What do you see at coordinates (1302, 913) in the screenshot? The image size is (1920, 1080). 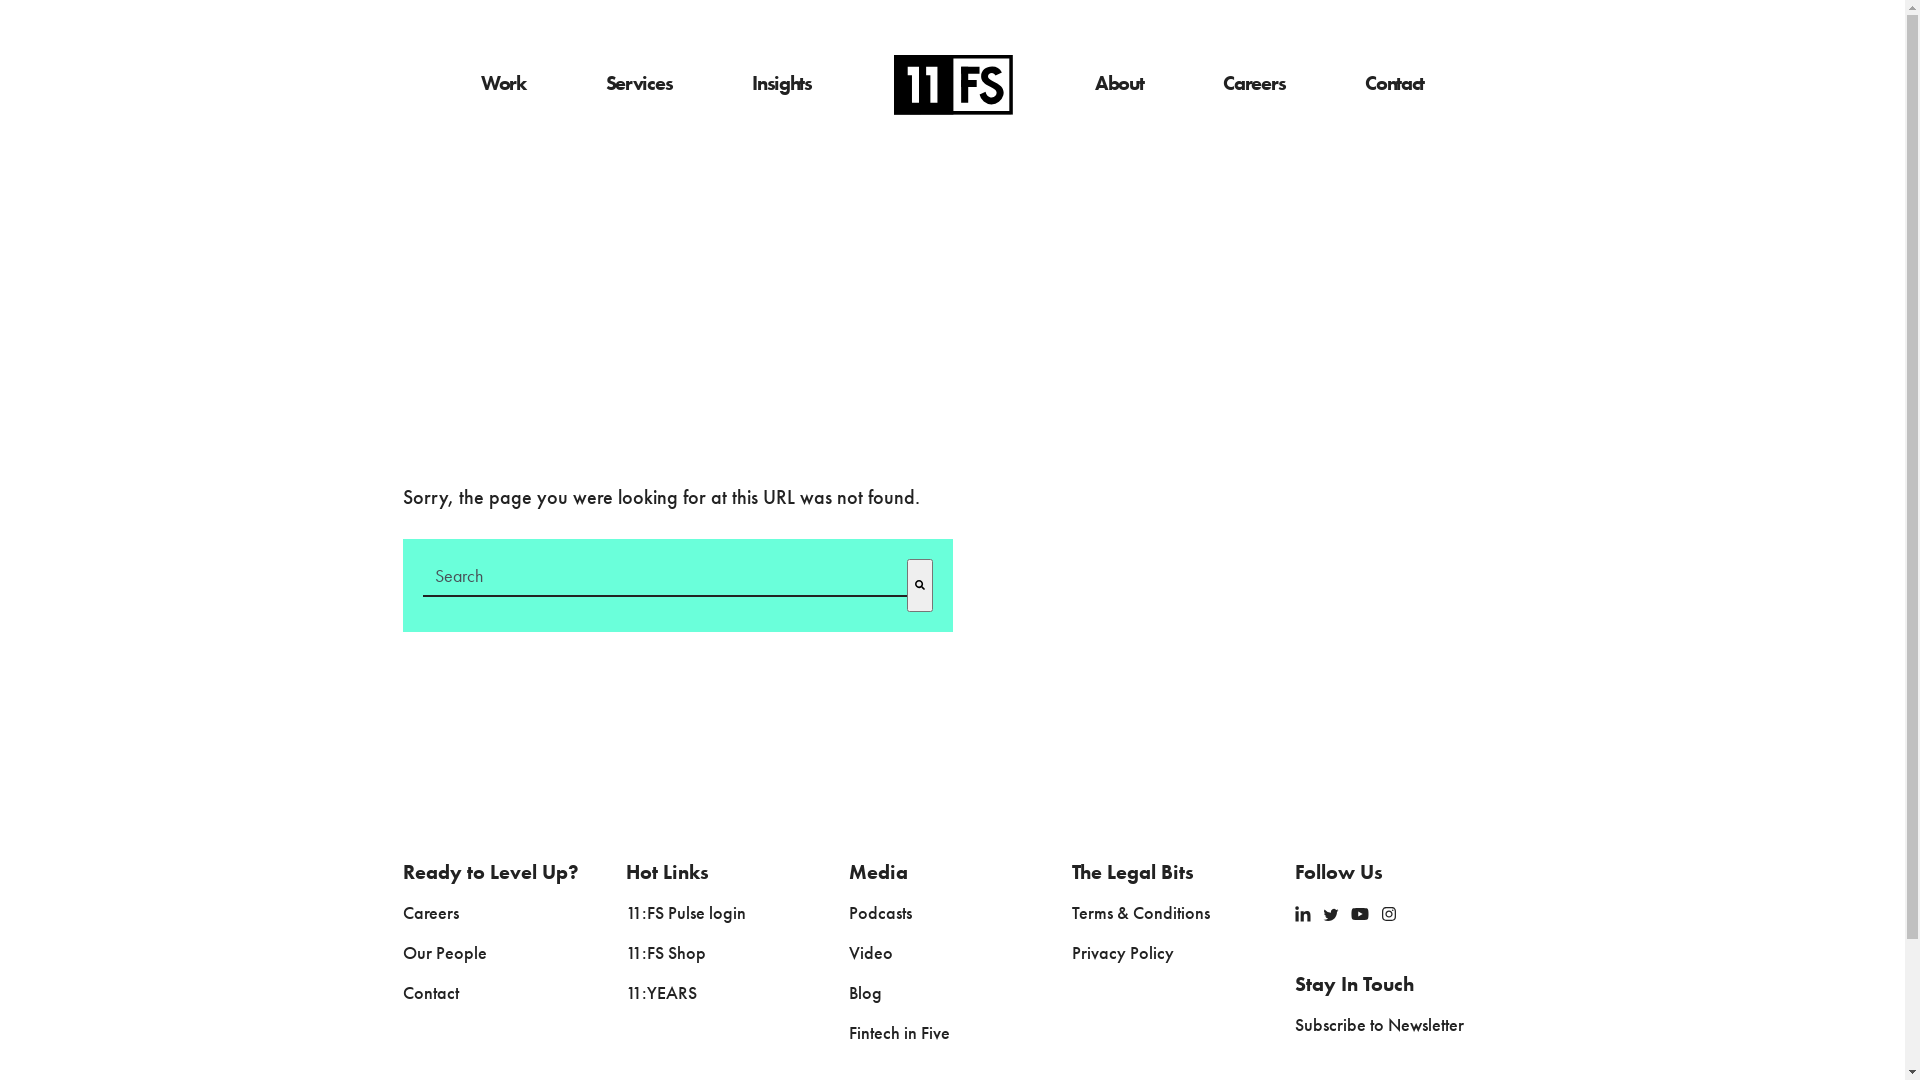 I see `'LinkedIn'` at bounding box center [1302, 913].